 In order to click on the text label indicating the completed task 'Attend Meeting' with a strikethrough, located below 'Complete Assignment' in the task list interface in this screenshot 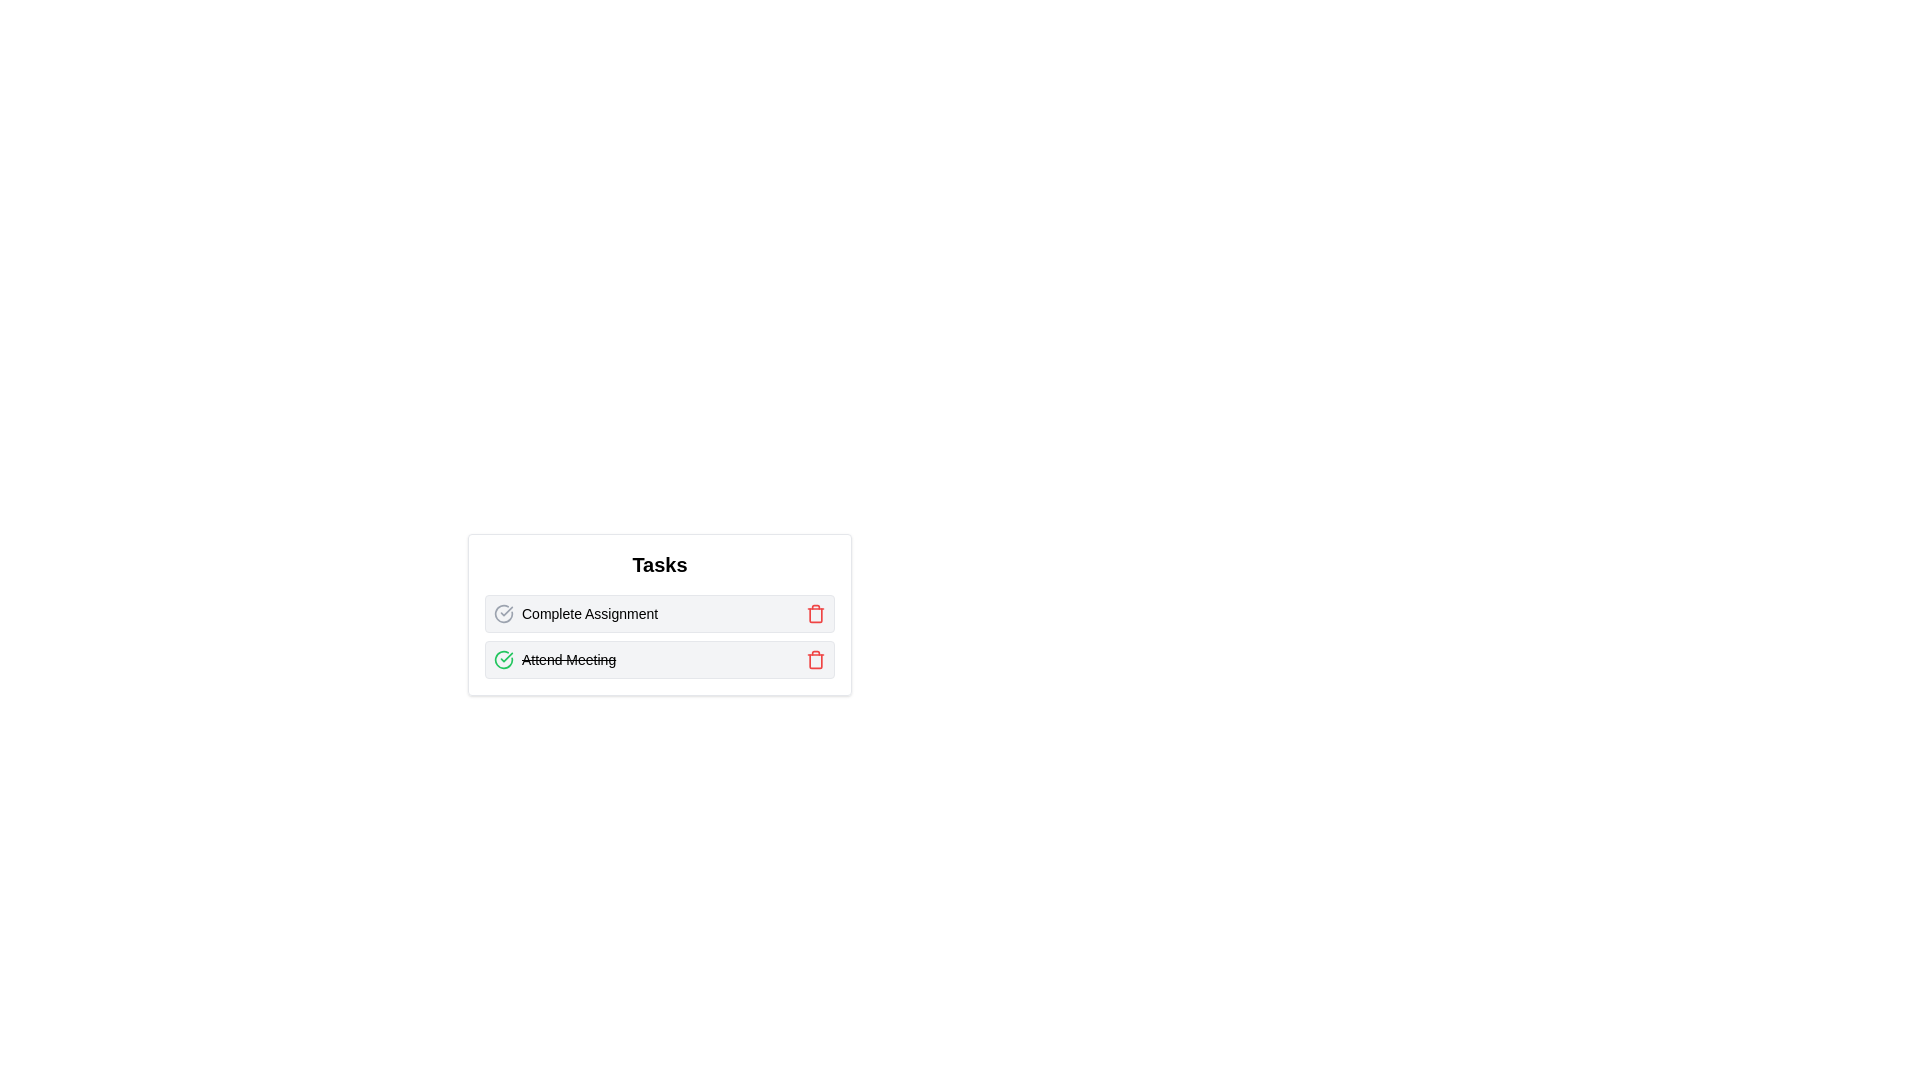, I will do `click(568, 659)`.